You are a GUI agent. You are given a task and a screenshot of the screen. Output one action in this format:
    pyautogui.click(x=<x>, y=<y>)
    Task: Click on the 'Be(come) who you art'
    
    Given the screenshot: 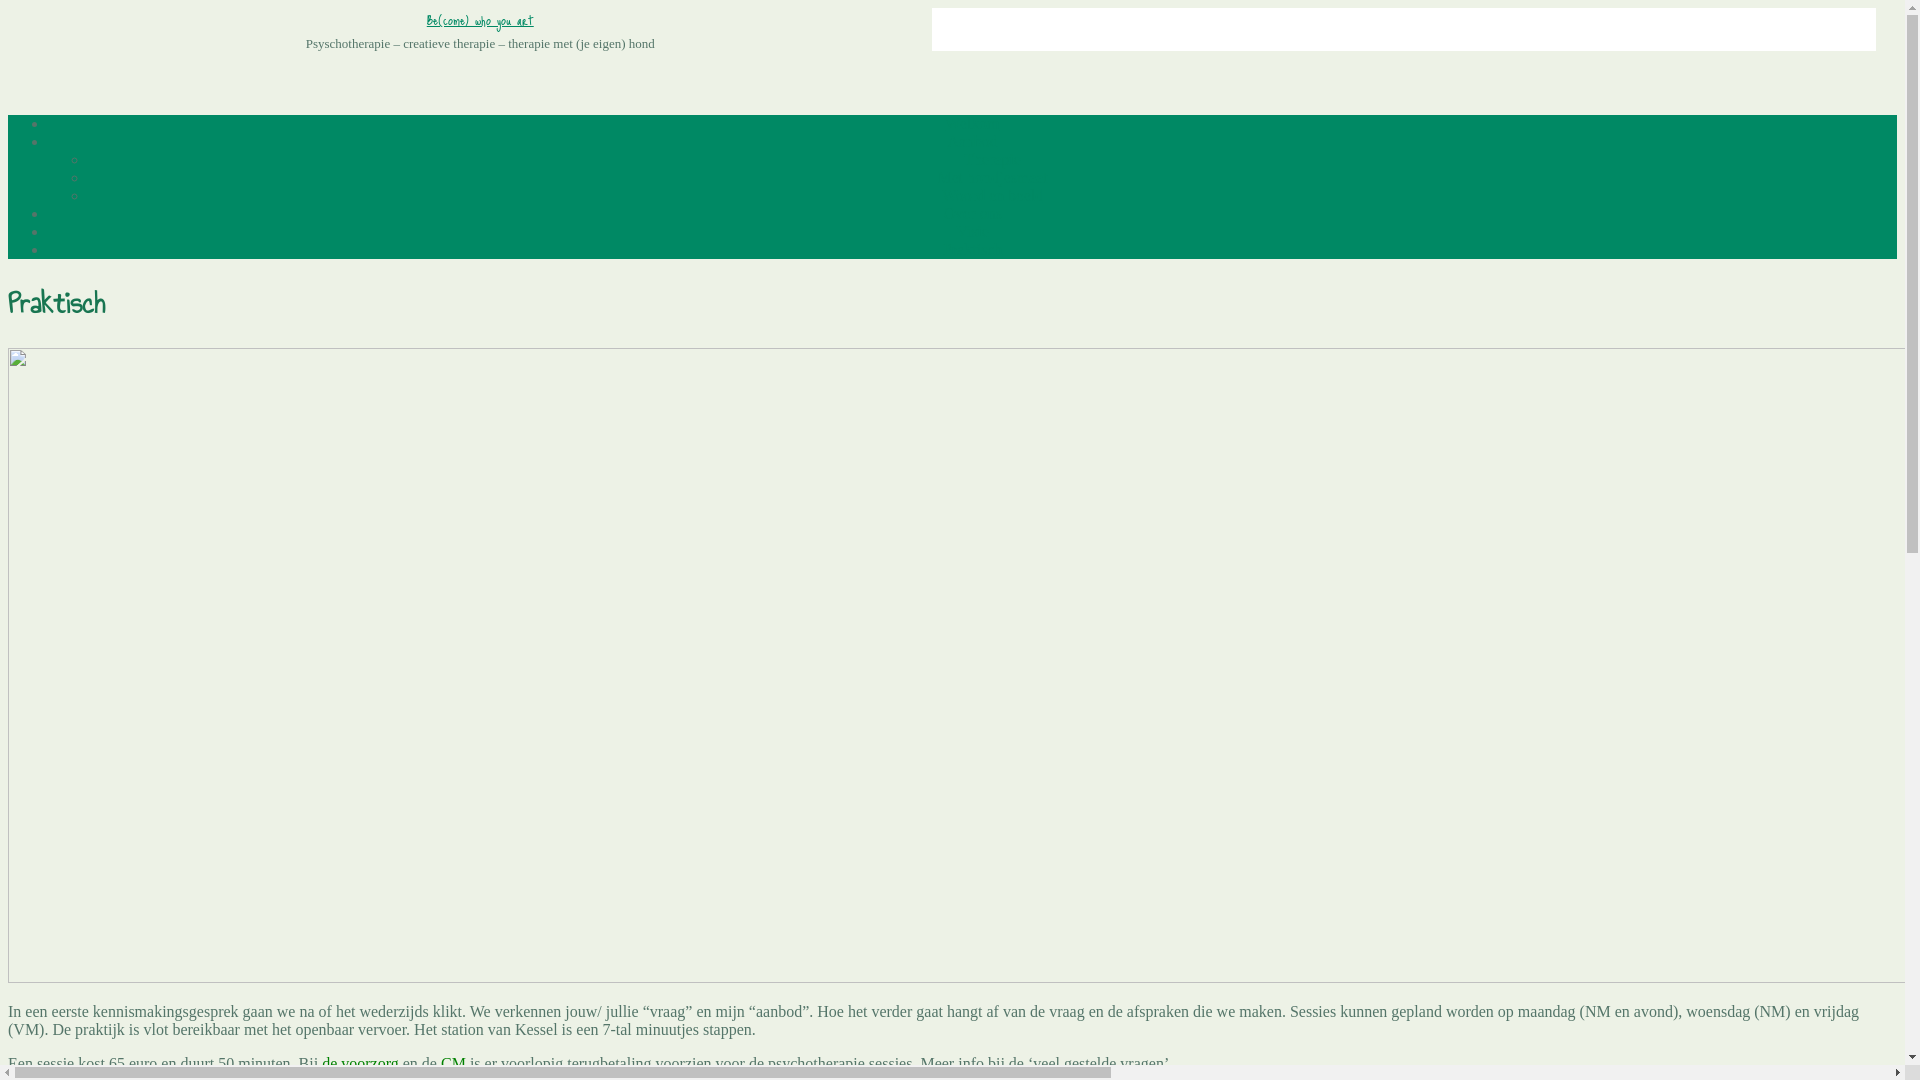 What is the action you would take?
    pyautogui.click(x=480, y=19)
    